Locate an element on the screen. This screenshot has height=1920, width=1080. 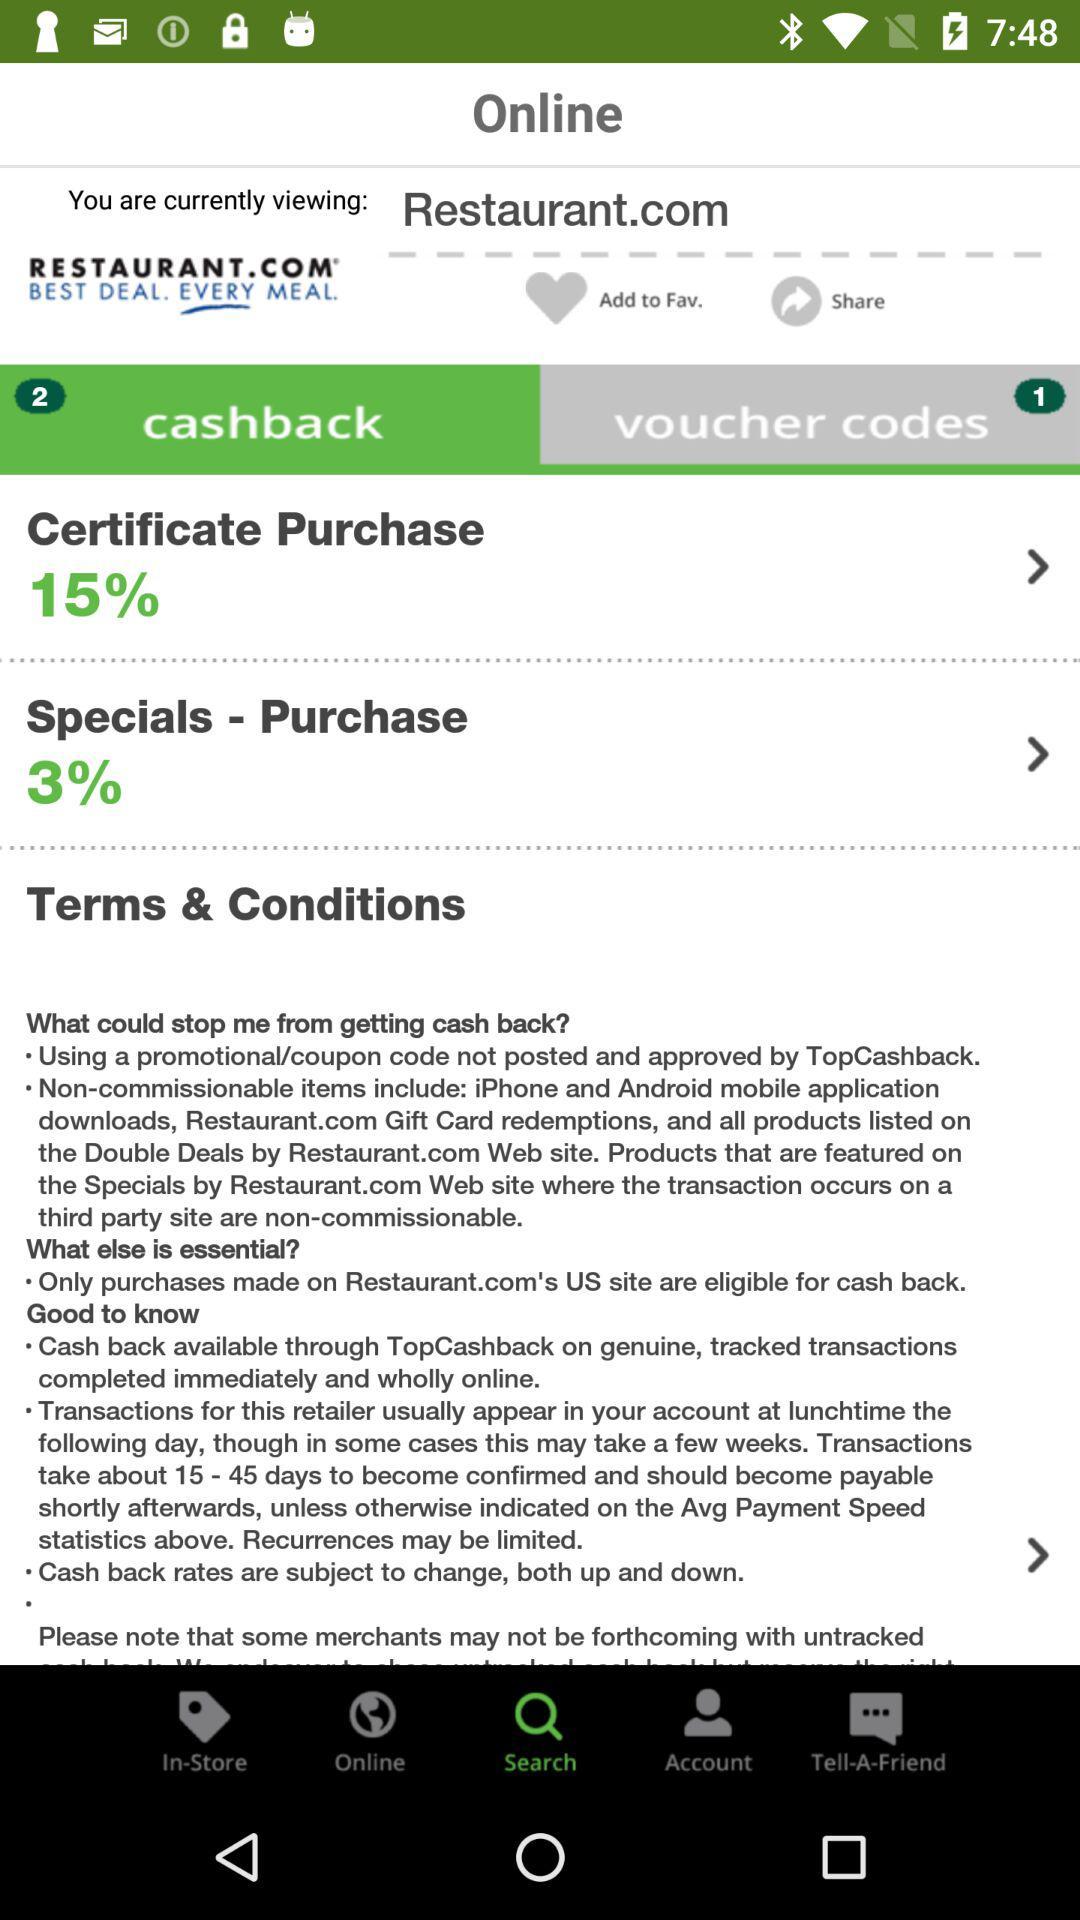
the label icon is located at coordinates (204, 1728).